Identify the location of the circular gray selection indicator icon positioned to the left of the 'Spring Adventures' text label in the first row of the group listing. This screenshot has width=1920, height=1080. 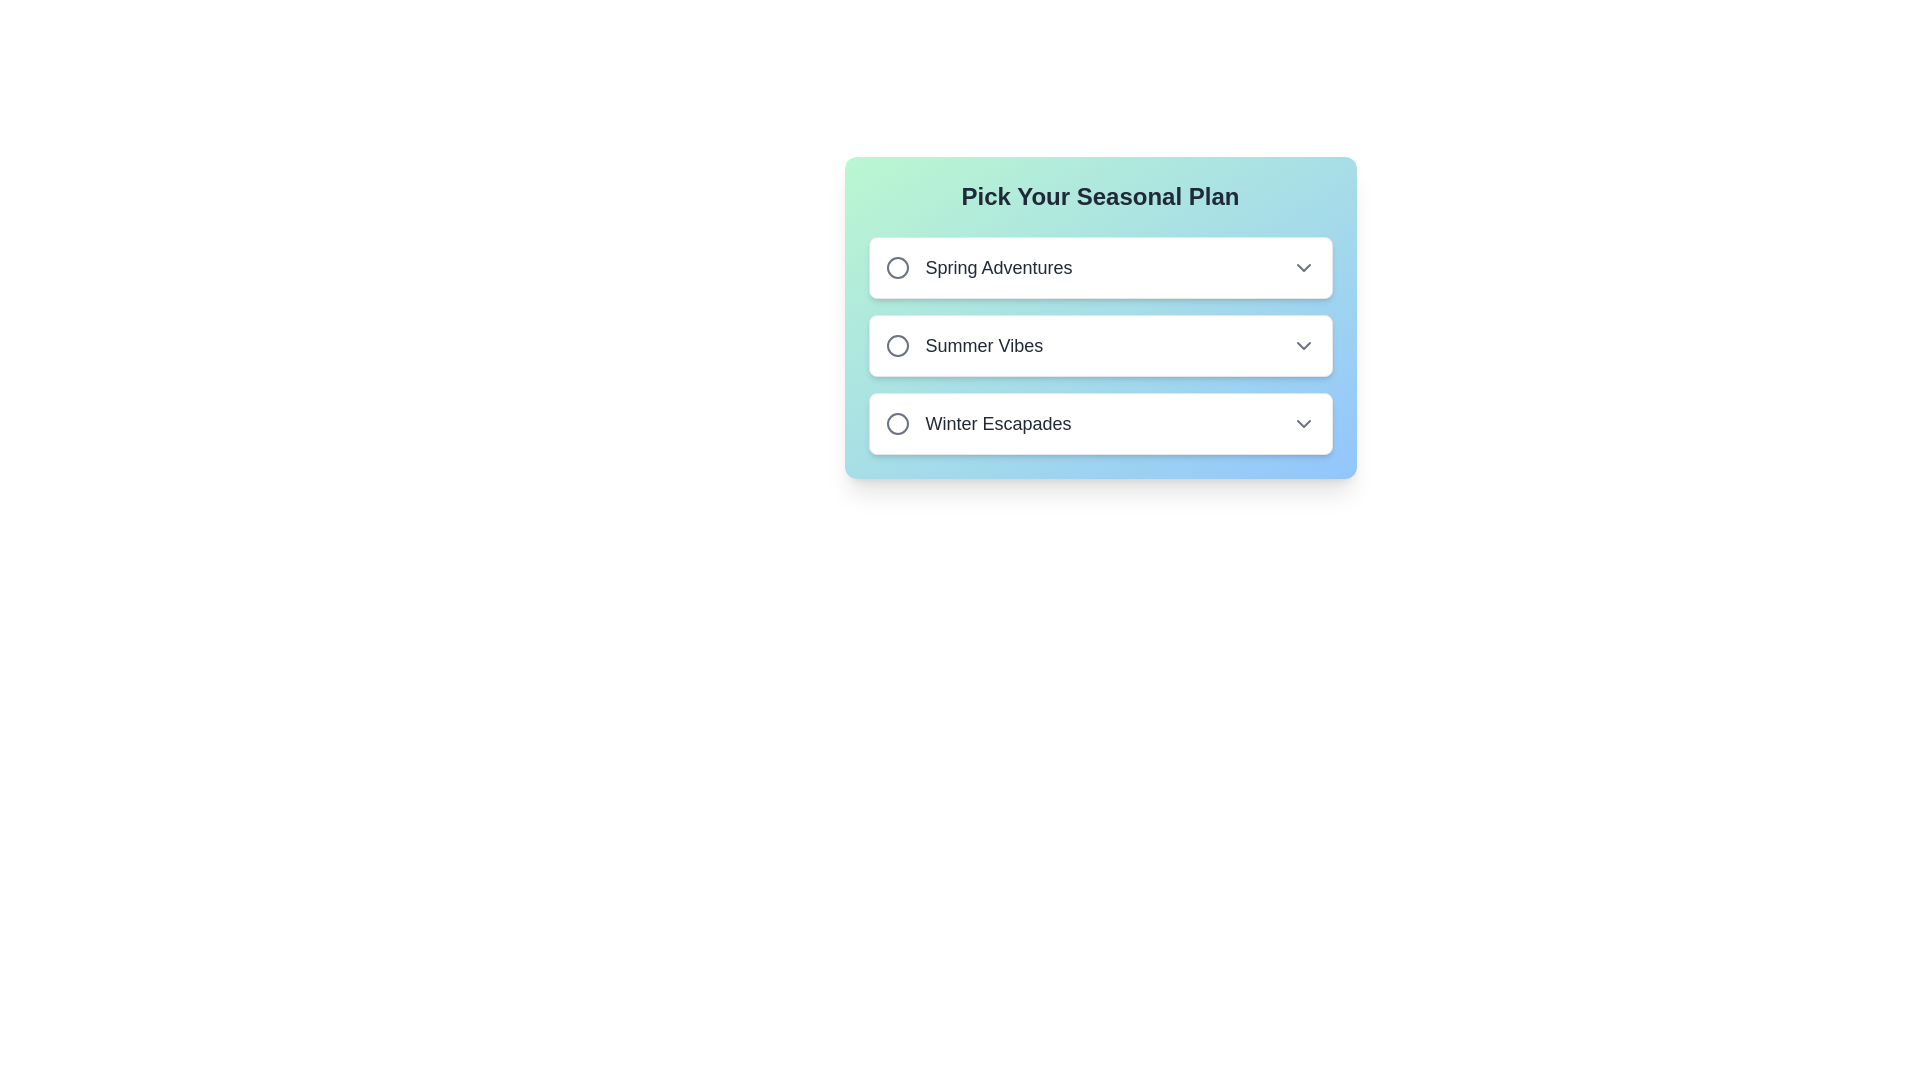
(896, 266).